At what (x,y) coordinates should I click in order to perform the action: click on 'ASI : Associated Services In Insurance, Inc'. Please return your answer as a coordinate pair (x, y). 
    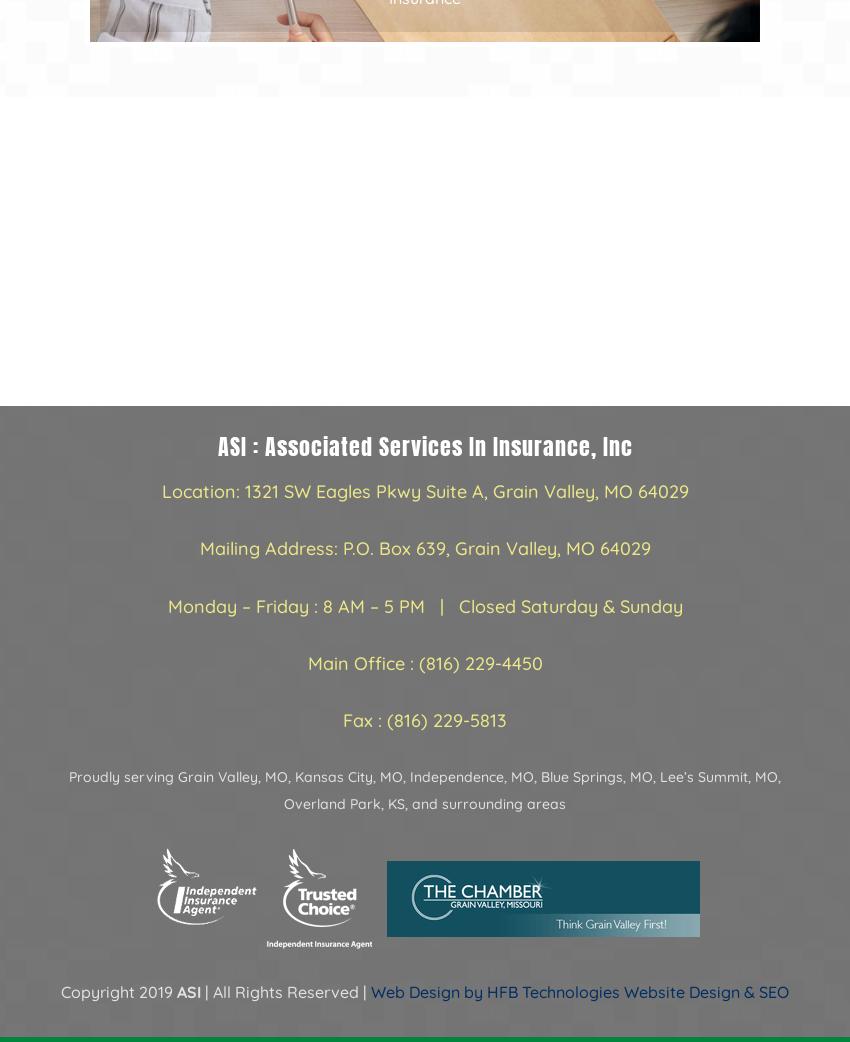
    Looking at the image, I should click on (424, 446).